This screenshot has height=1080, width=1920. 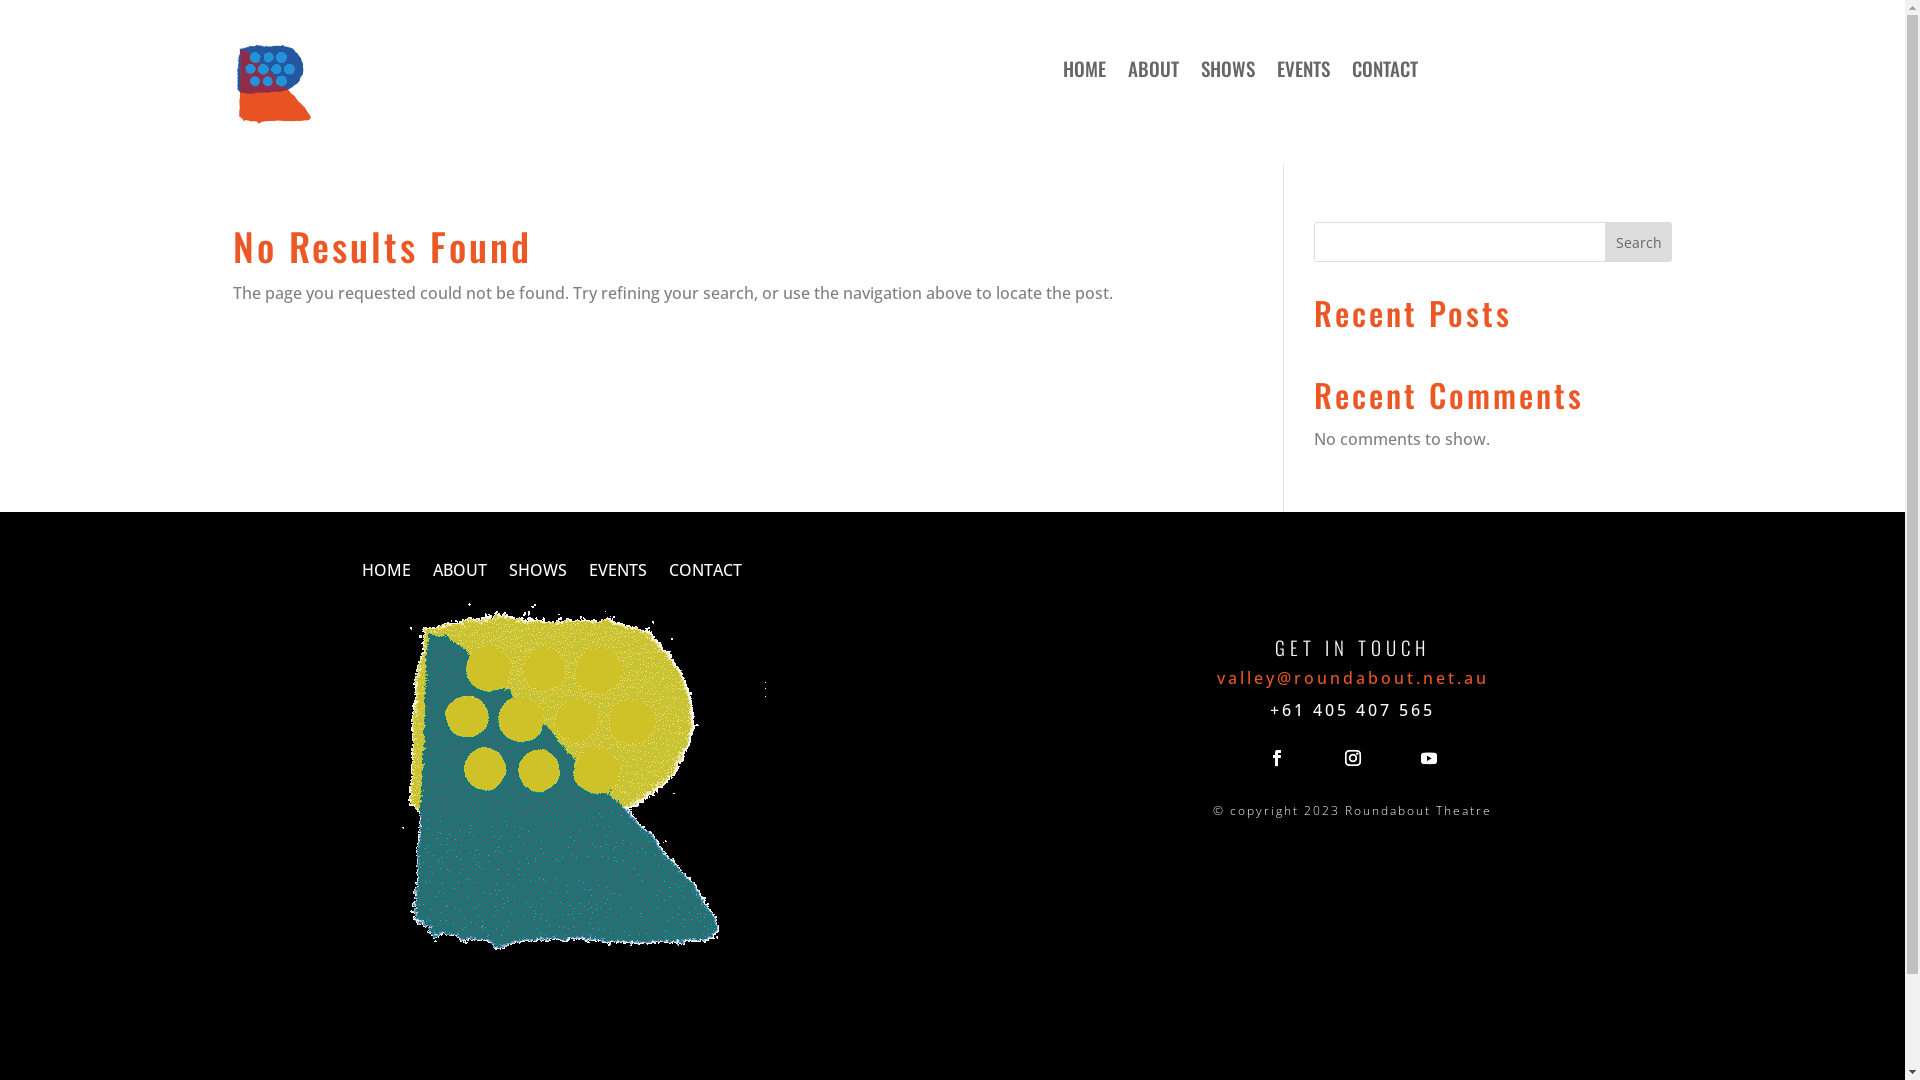 What do you see at coordinates (1604, 241) in the screenshot?
I see `'Search'` at bounding box center [1604, 241].